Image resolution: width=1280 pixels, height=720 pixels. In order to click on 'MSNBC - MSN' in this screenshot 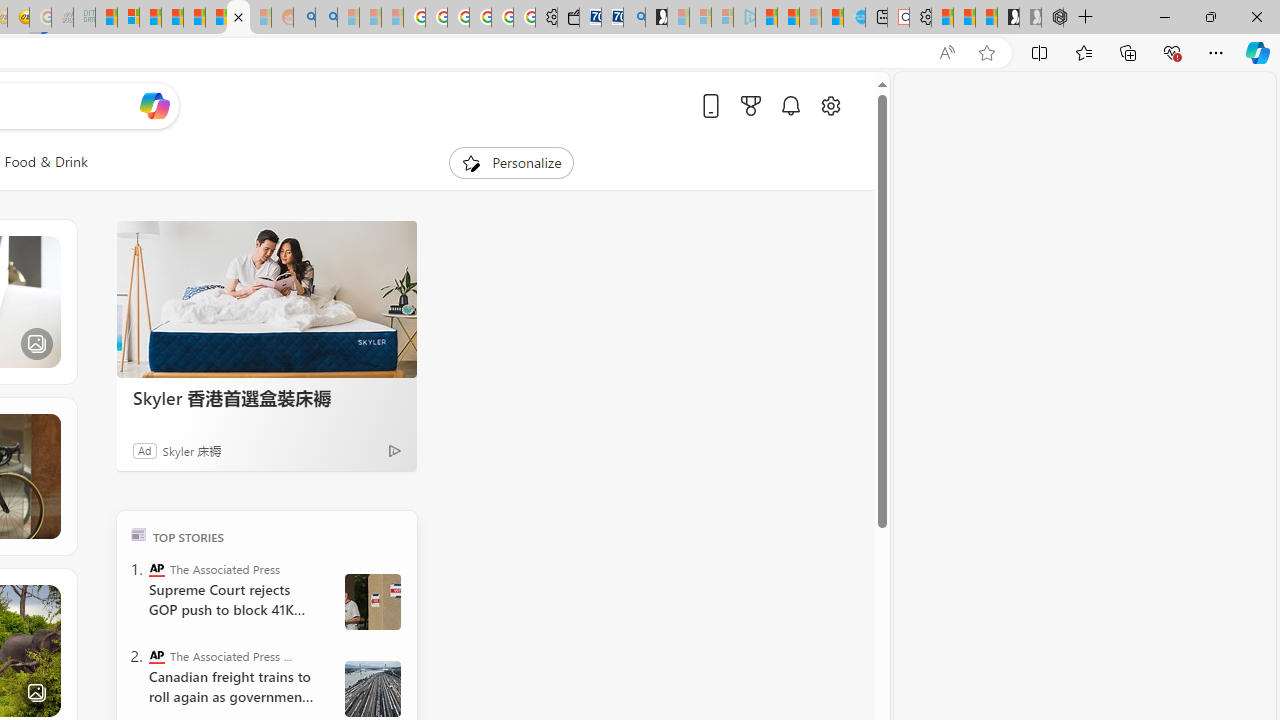, I will do `click(105, 17)`.